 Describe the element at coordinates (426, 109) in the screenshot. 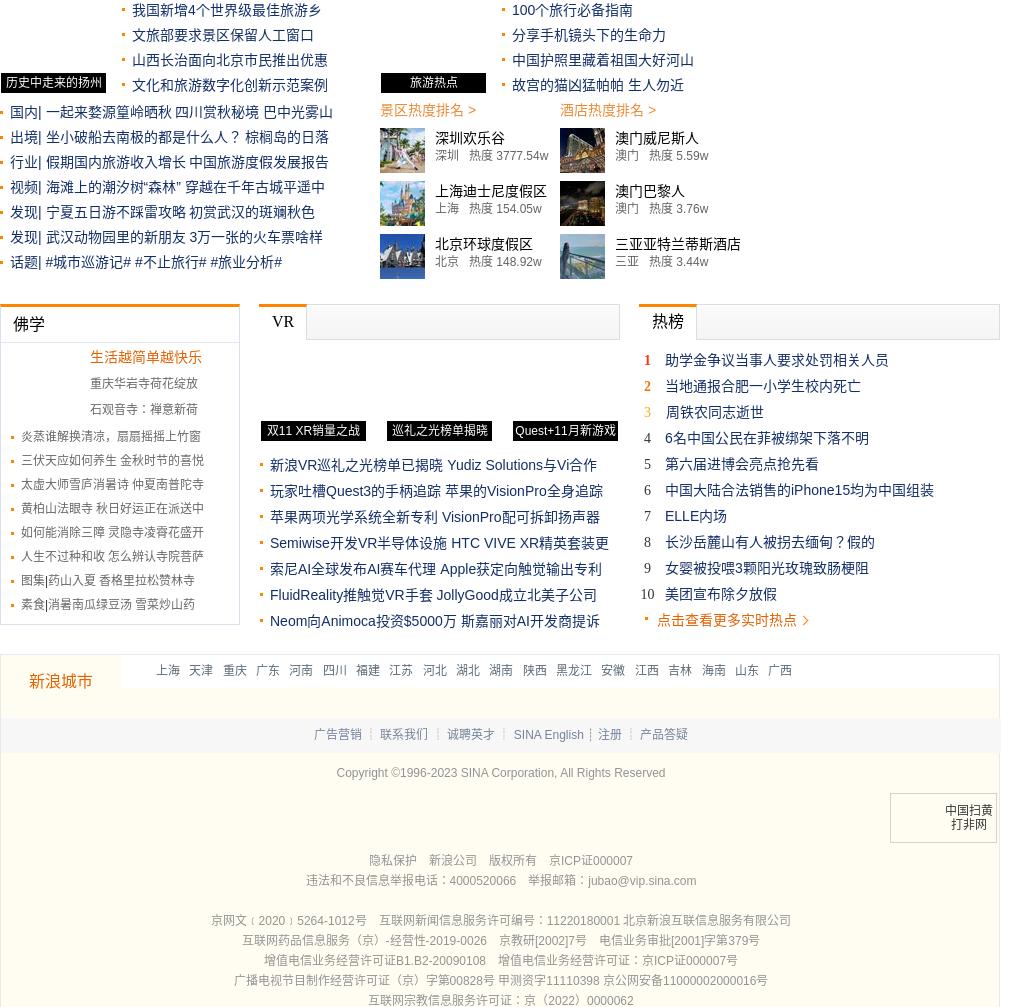

I see `'景区热度排名 >'` at that location.